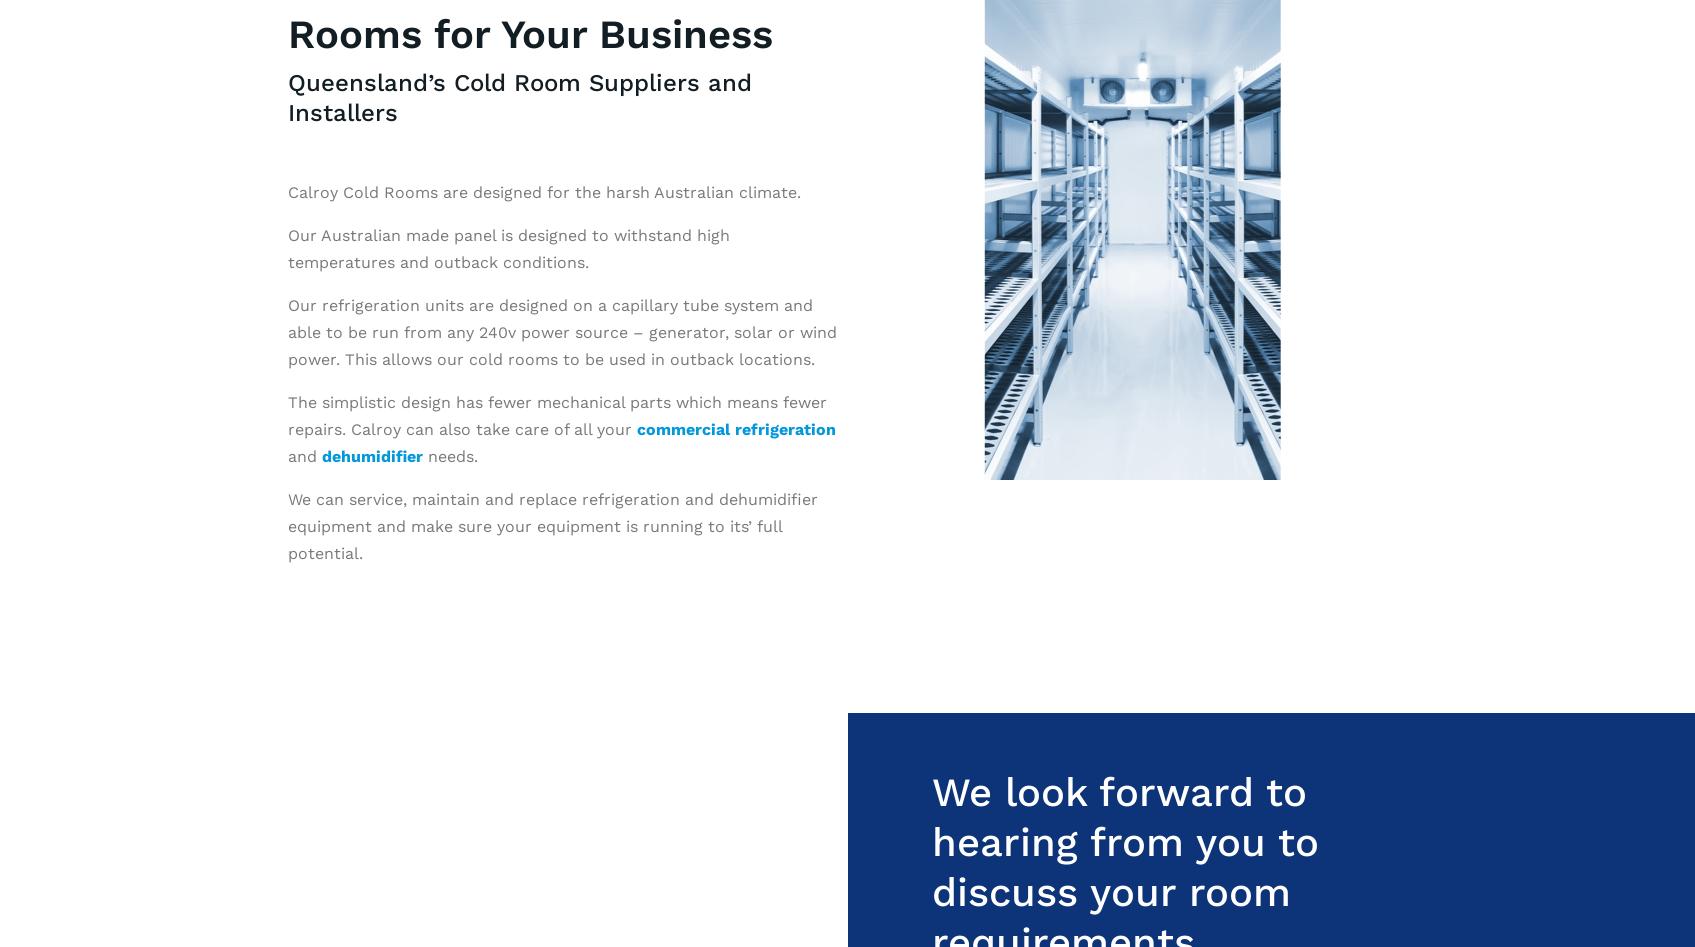 Image resolution: width=1695 pixels, height=947 pixels. I want to click on 'Calroy can also take care of all your', so click(492, 428).